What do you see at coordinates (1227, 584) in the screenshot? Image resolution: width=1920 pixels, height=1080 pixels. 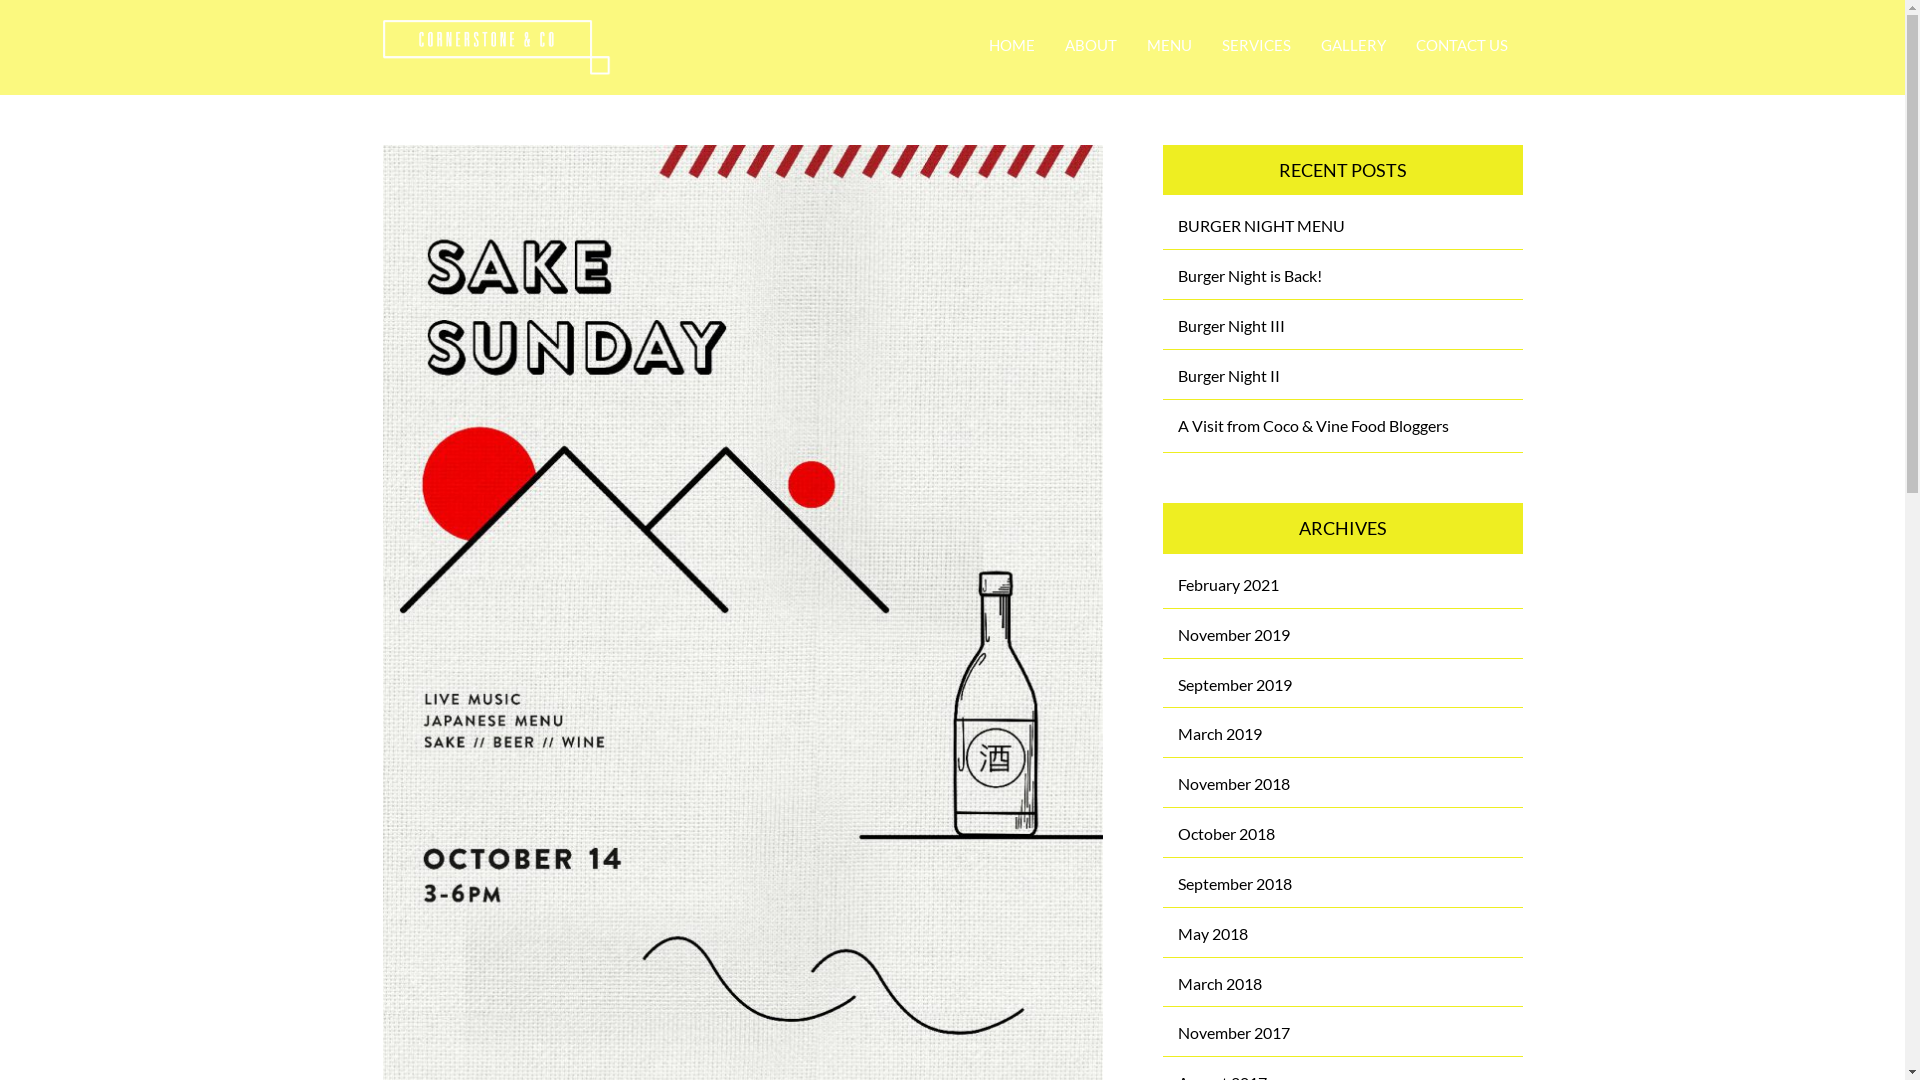 I see `'February 2021'` at bounding box center [1227, 584].